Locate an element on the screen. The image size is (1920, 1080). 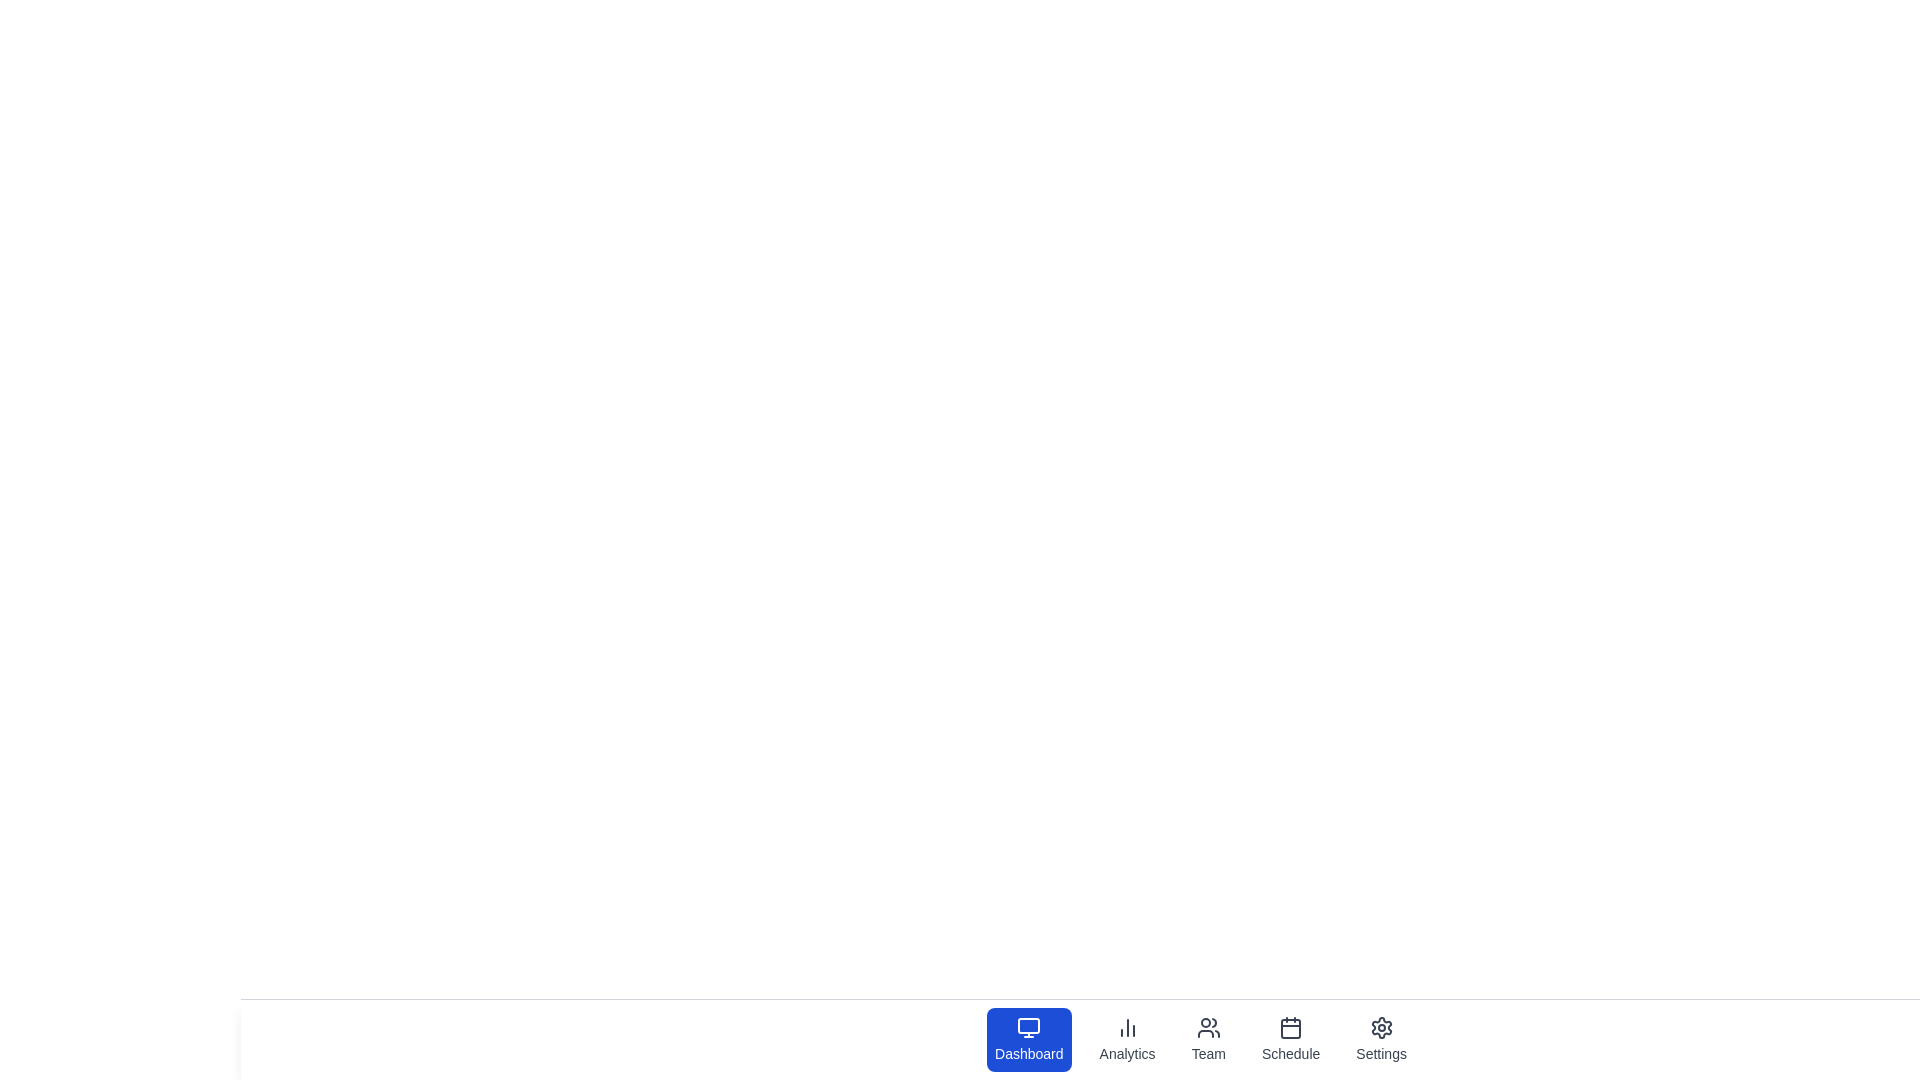
the tab labeled Analytics by clicking on its icon or label is located at coordinates (1127, 1039).